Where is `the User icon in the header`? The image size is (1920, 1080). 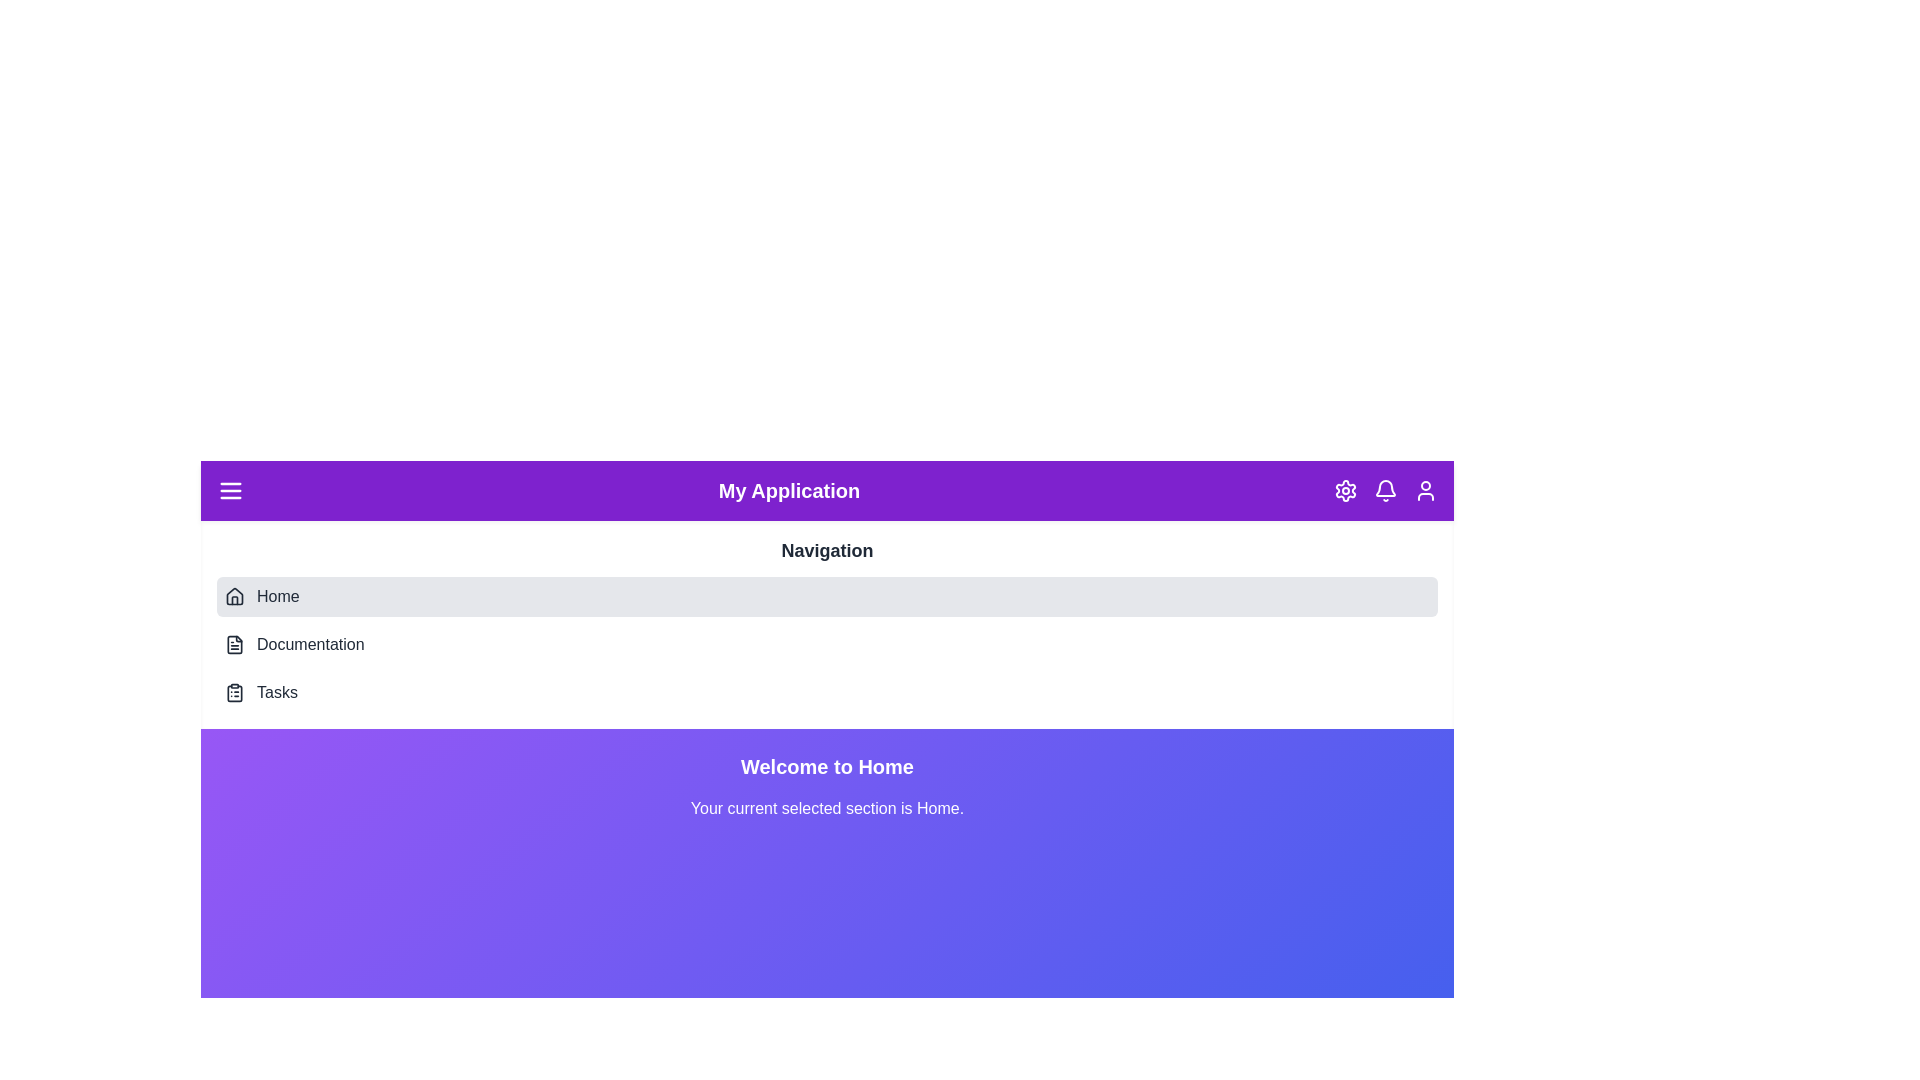 the User icon in the header is located at coordinates (1424, 490).